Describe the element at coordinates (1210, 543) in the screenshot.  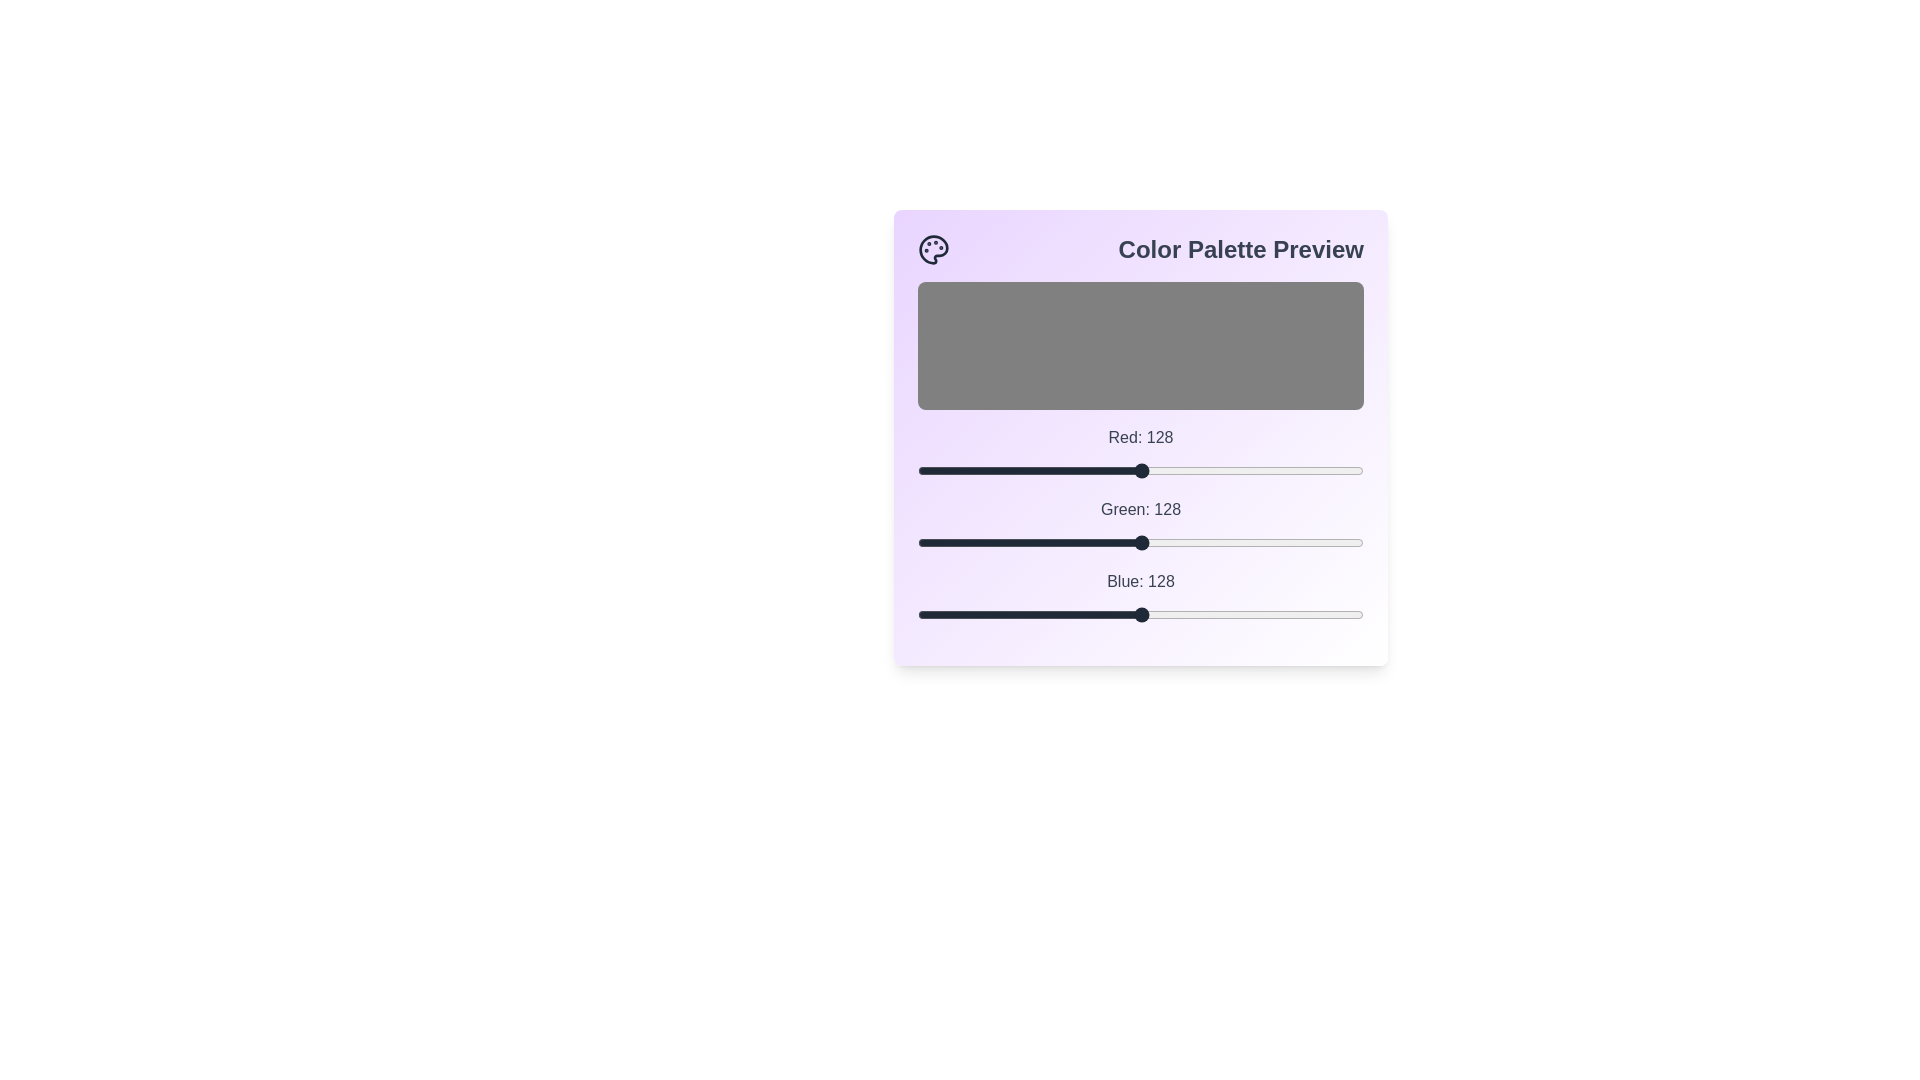
I see `the green intensity` at that location.